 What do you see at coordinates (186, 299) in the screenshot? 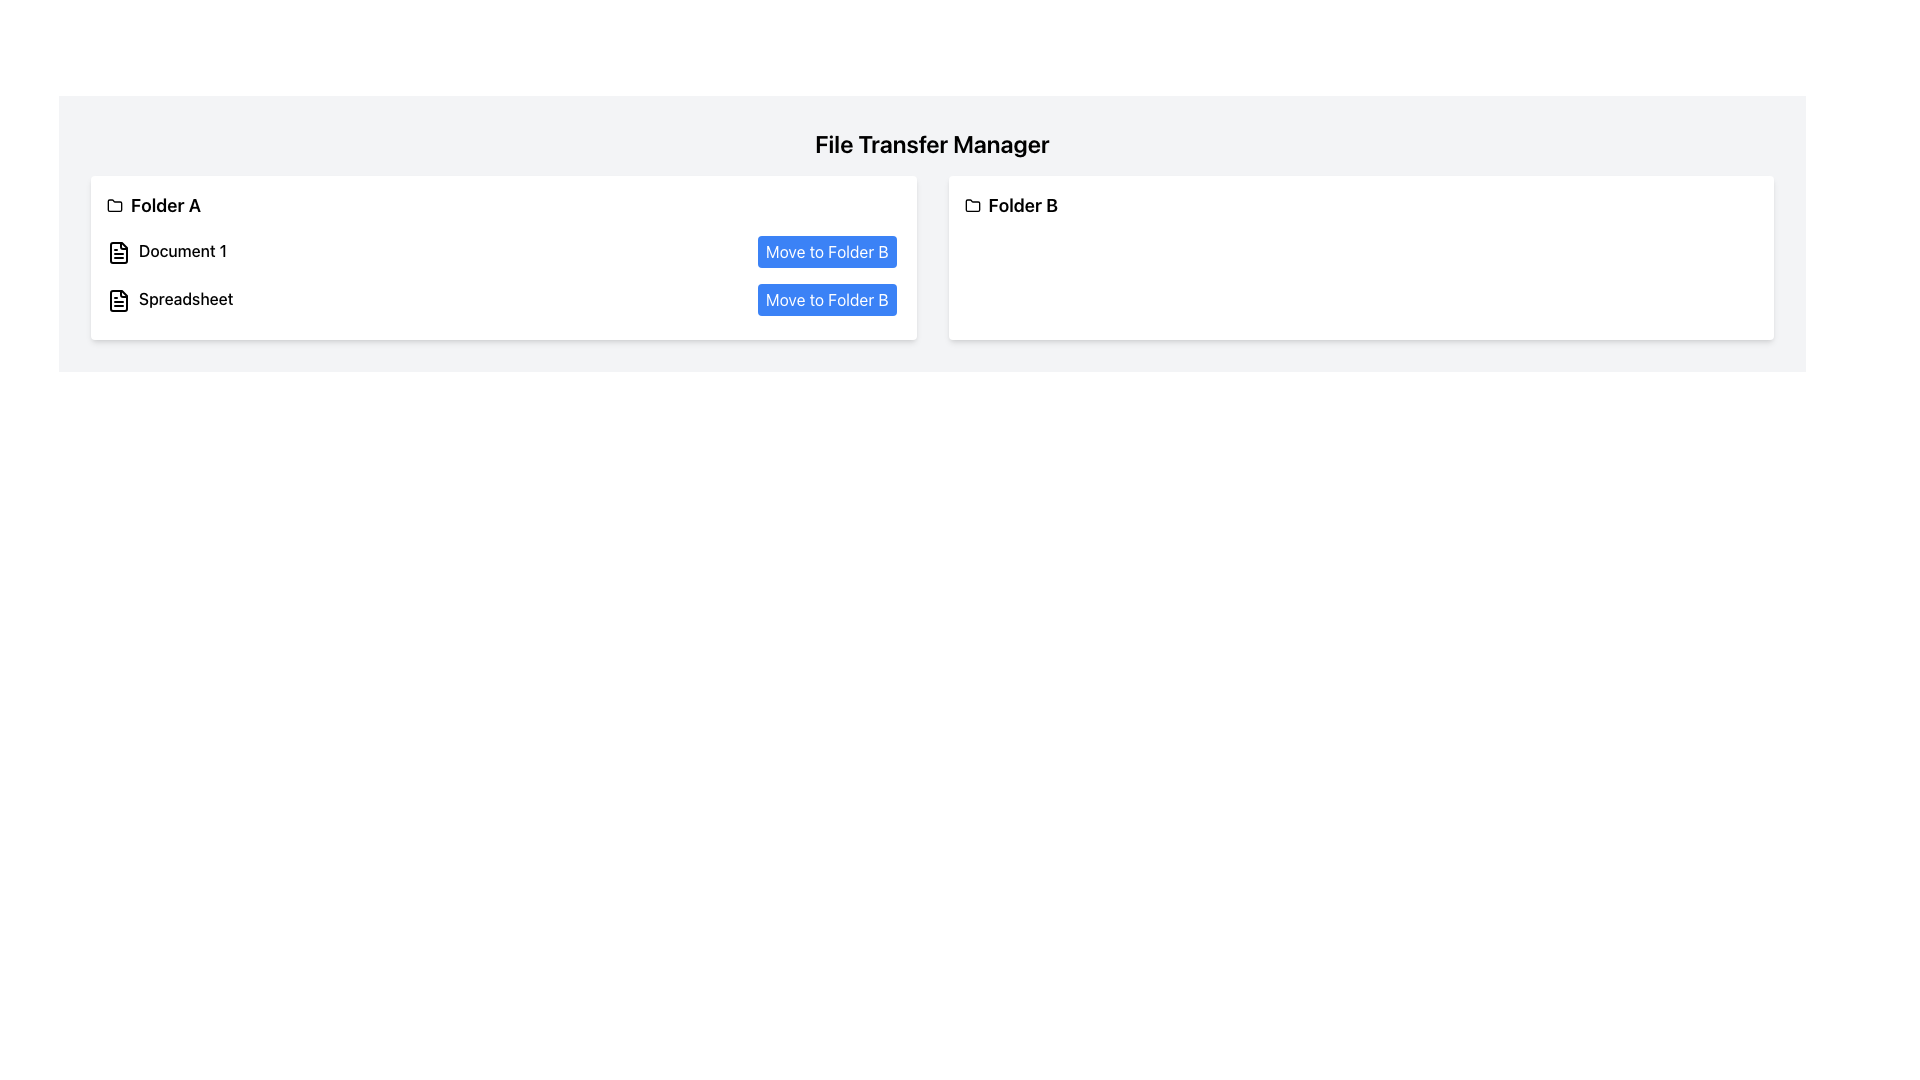
I see `the text label displaying 'Spreadsheet' located under 'Folder A'` at bounding box center [186, 299].